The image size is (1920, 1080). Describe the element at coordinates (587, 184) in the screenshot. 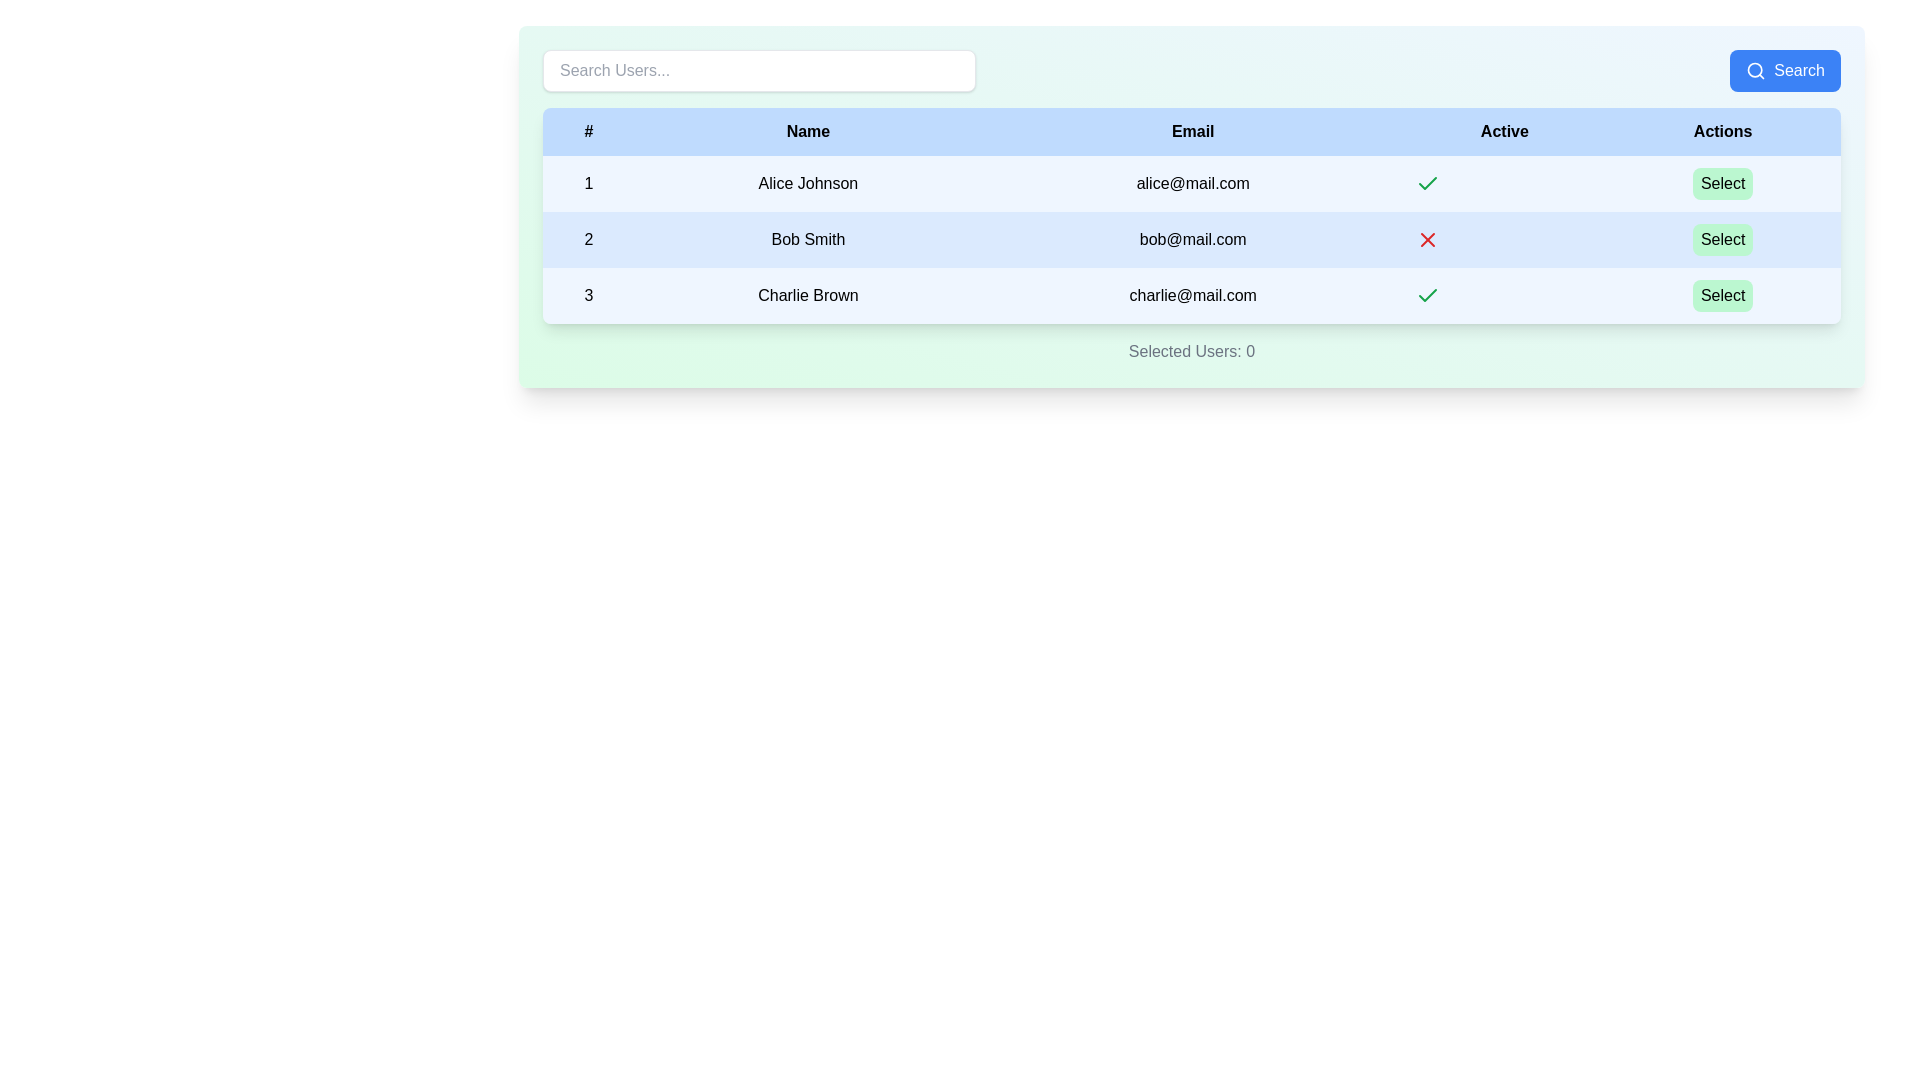

I see `the text label that indicates the ordinal identifier for the first row in the table, which is aligned with the names 'Alice Johnson', 'alice@mail.com', and the 'Select' option` at that location.